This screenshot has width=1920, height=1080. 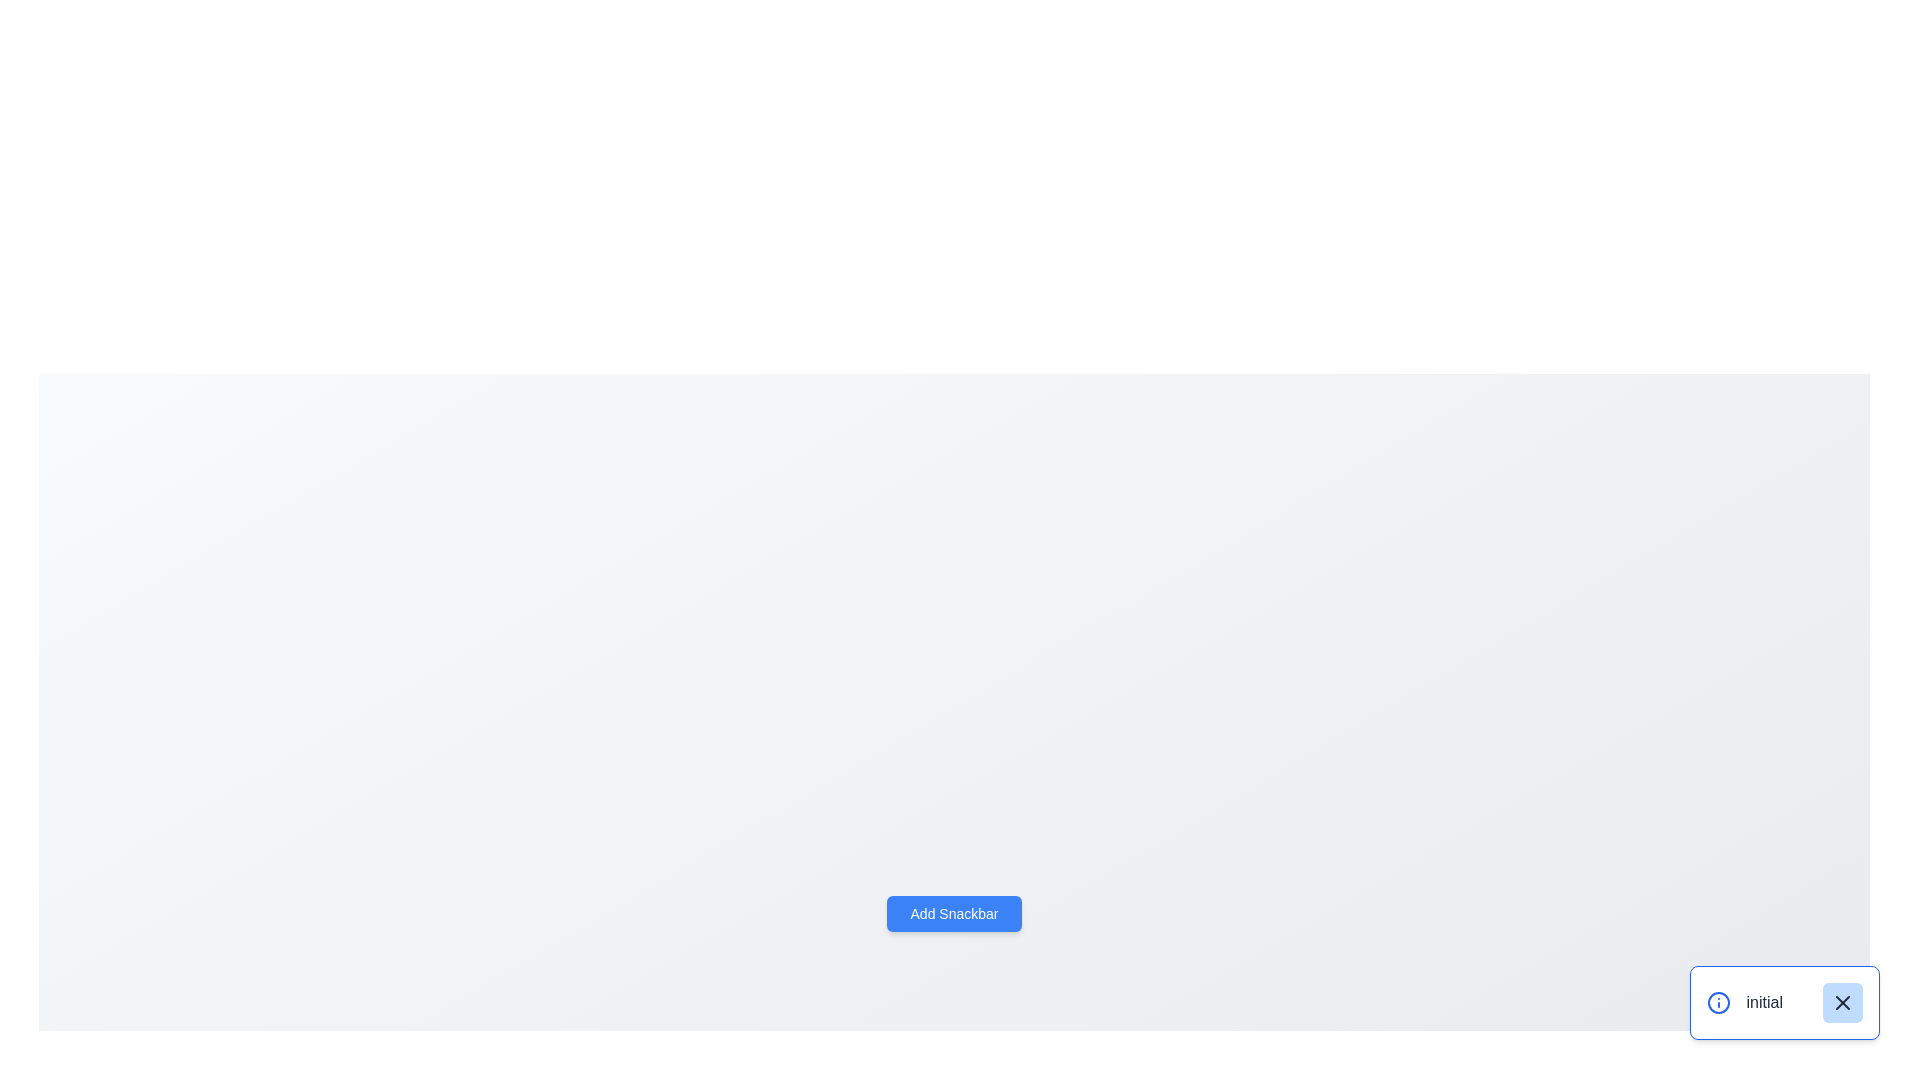 What do you see at coordinates (1784, 1002) in the screenshot?
I see `the text labeled 'initial' in the notification component located in the bottom-right corner of the interface for accessibility purposes` at bounding box center [1784, 1002].